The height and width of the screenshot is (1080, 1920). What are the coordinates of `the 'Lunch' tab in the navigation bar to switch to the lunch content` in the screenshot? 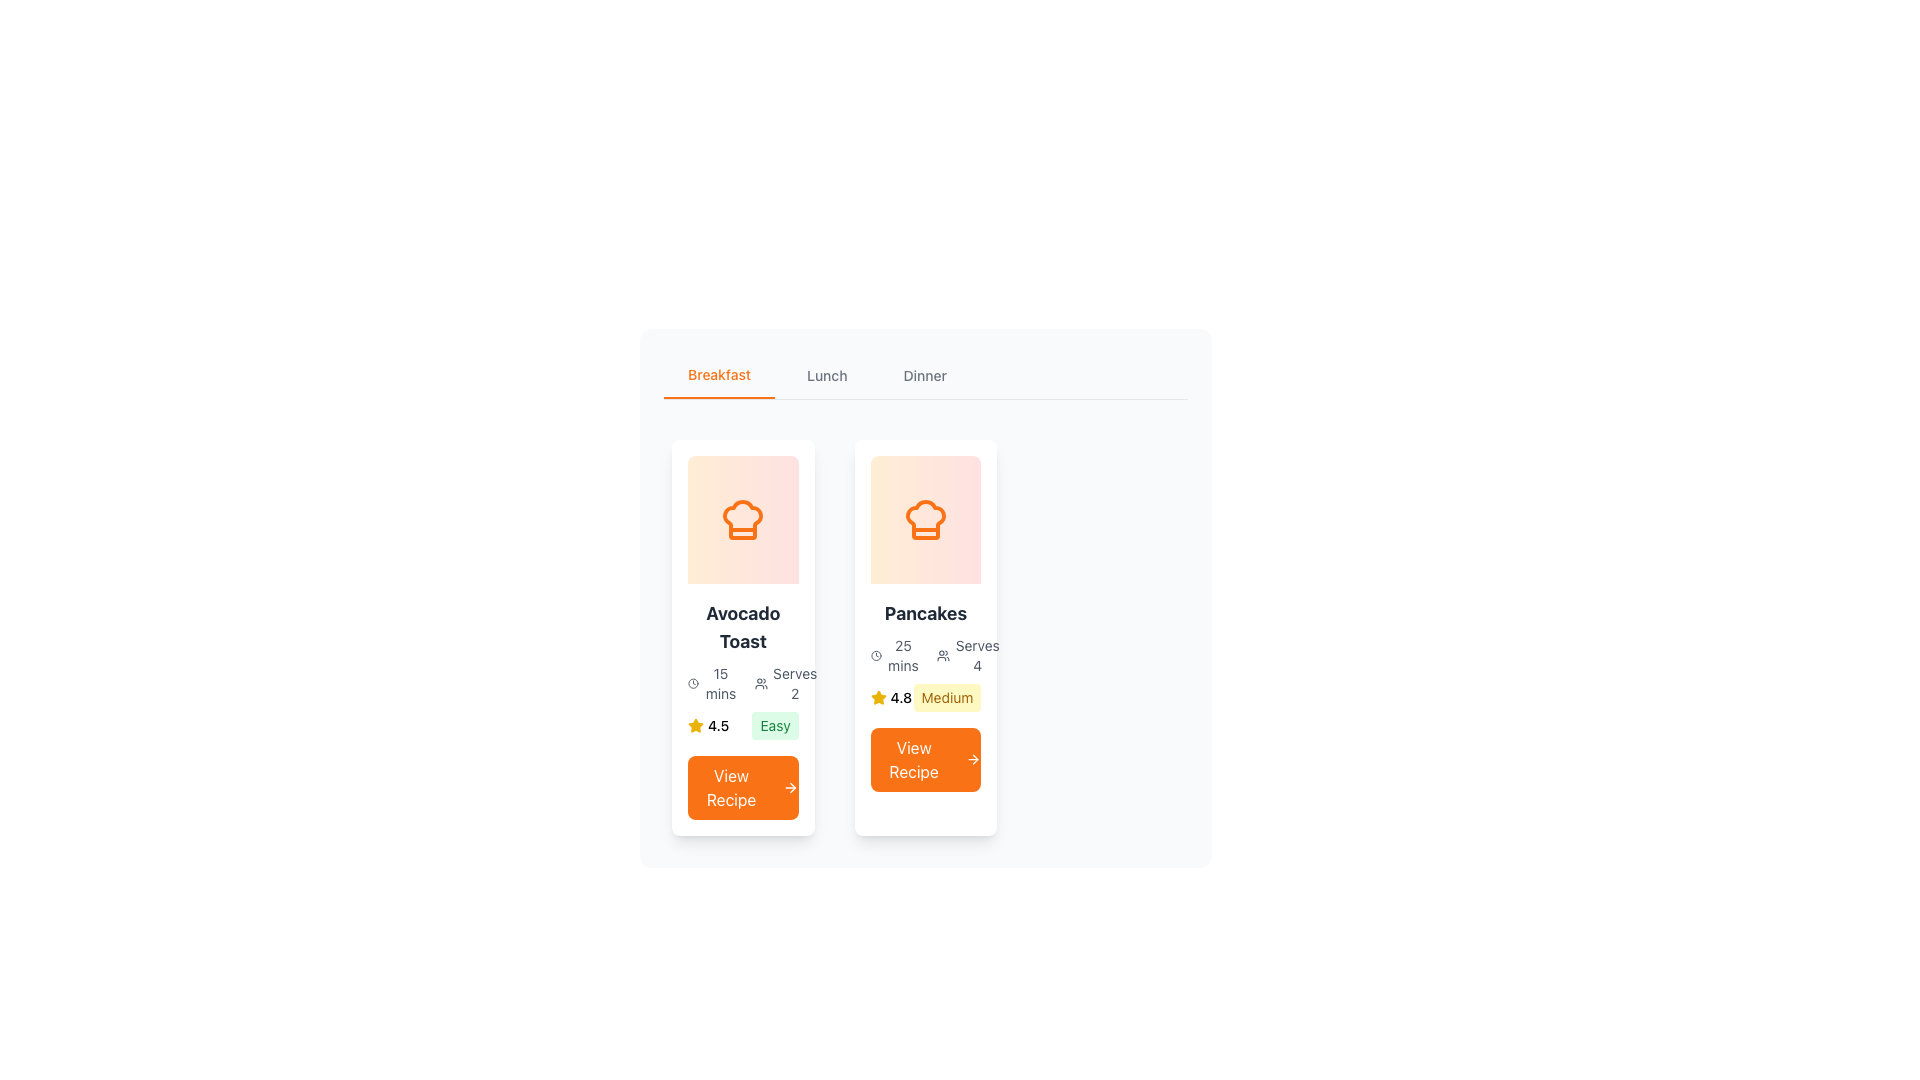 It's located at (826, 375).